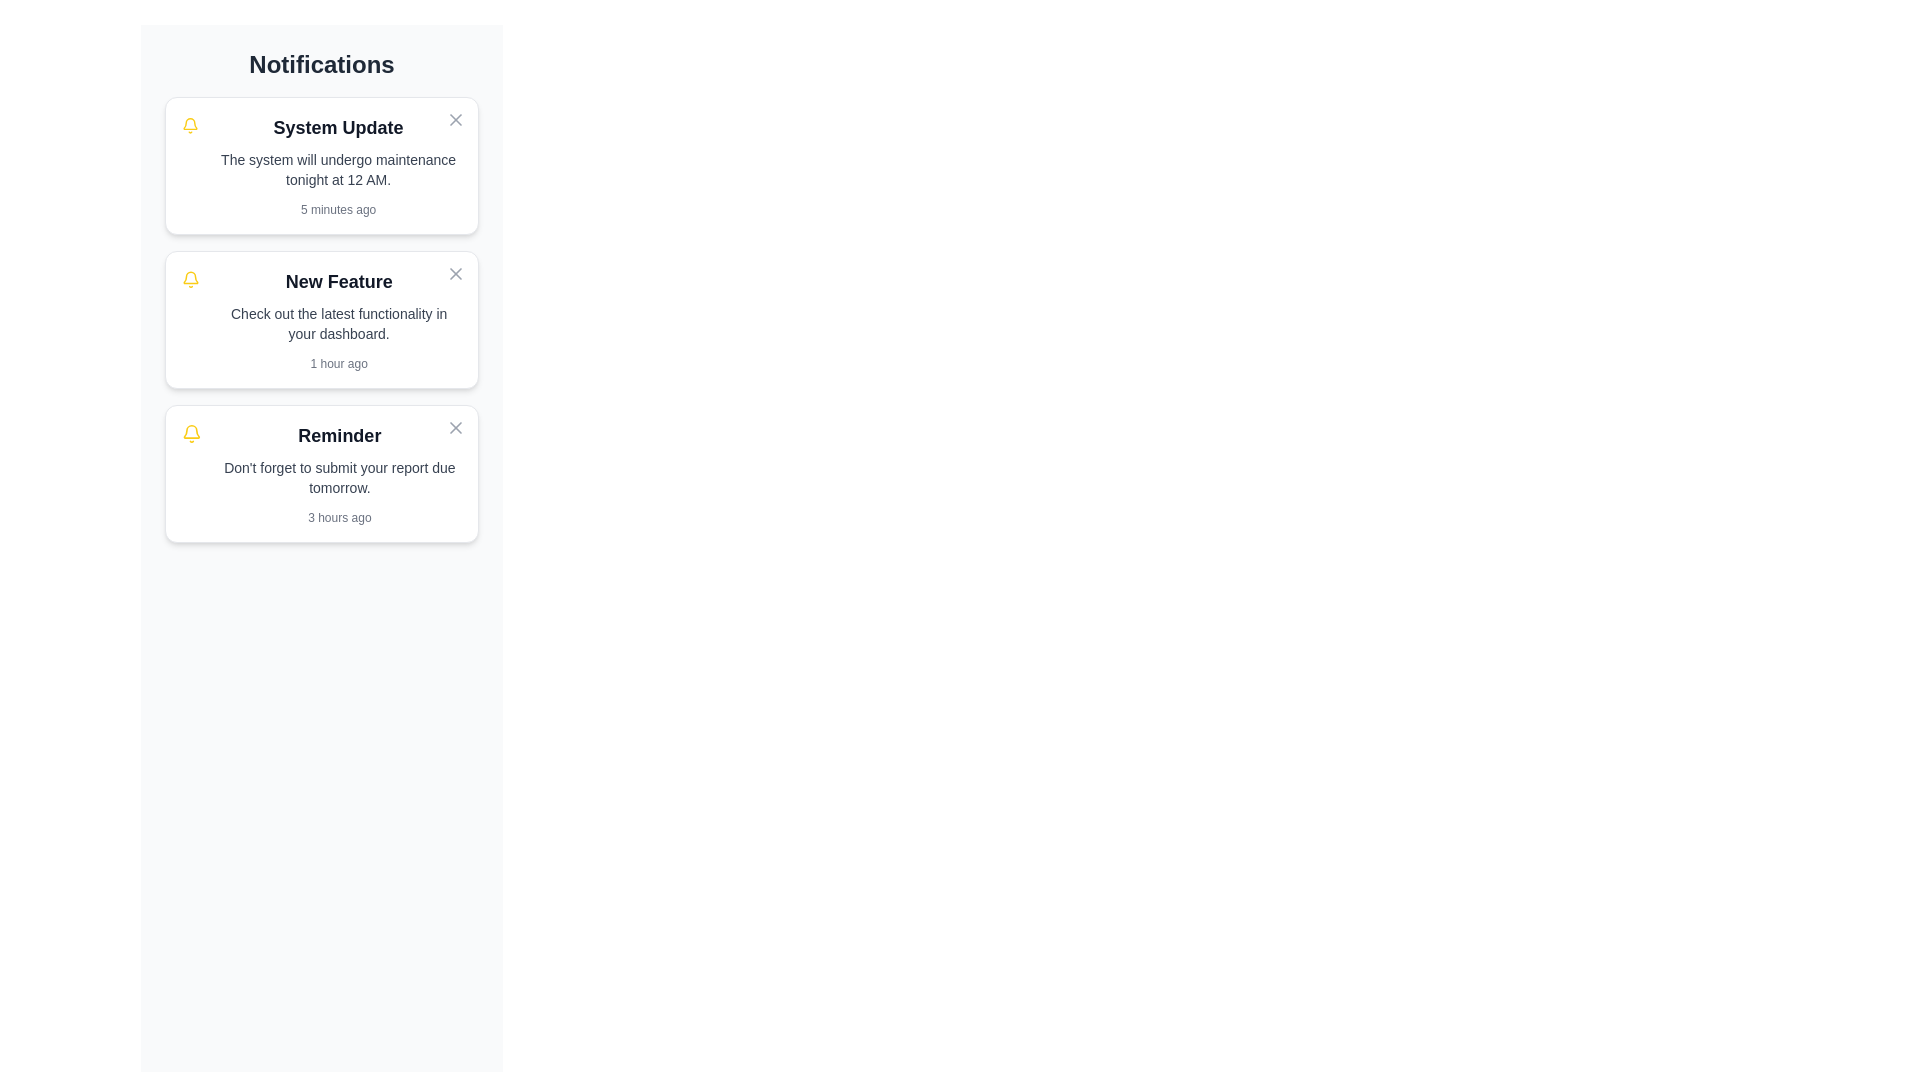  What do you see at coordinates (455, 119) in the screenshot?
I see `the close icon 'X' button located in the top-right corner of the 'System Update' card` at bounding box center [455, 119].